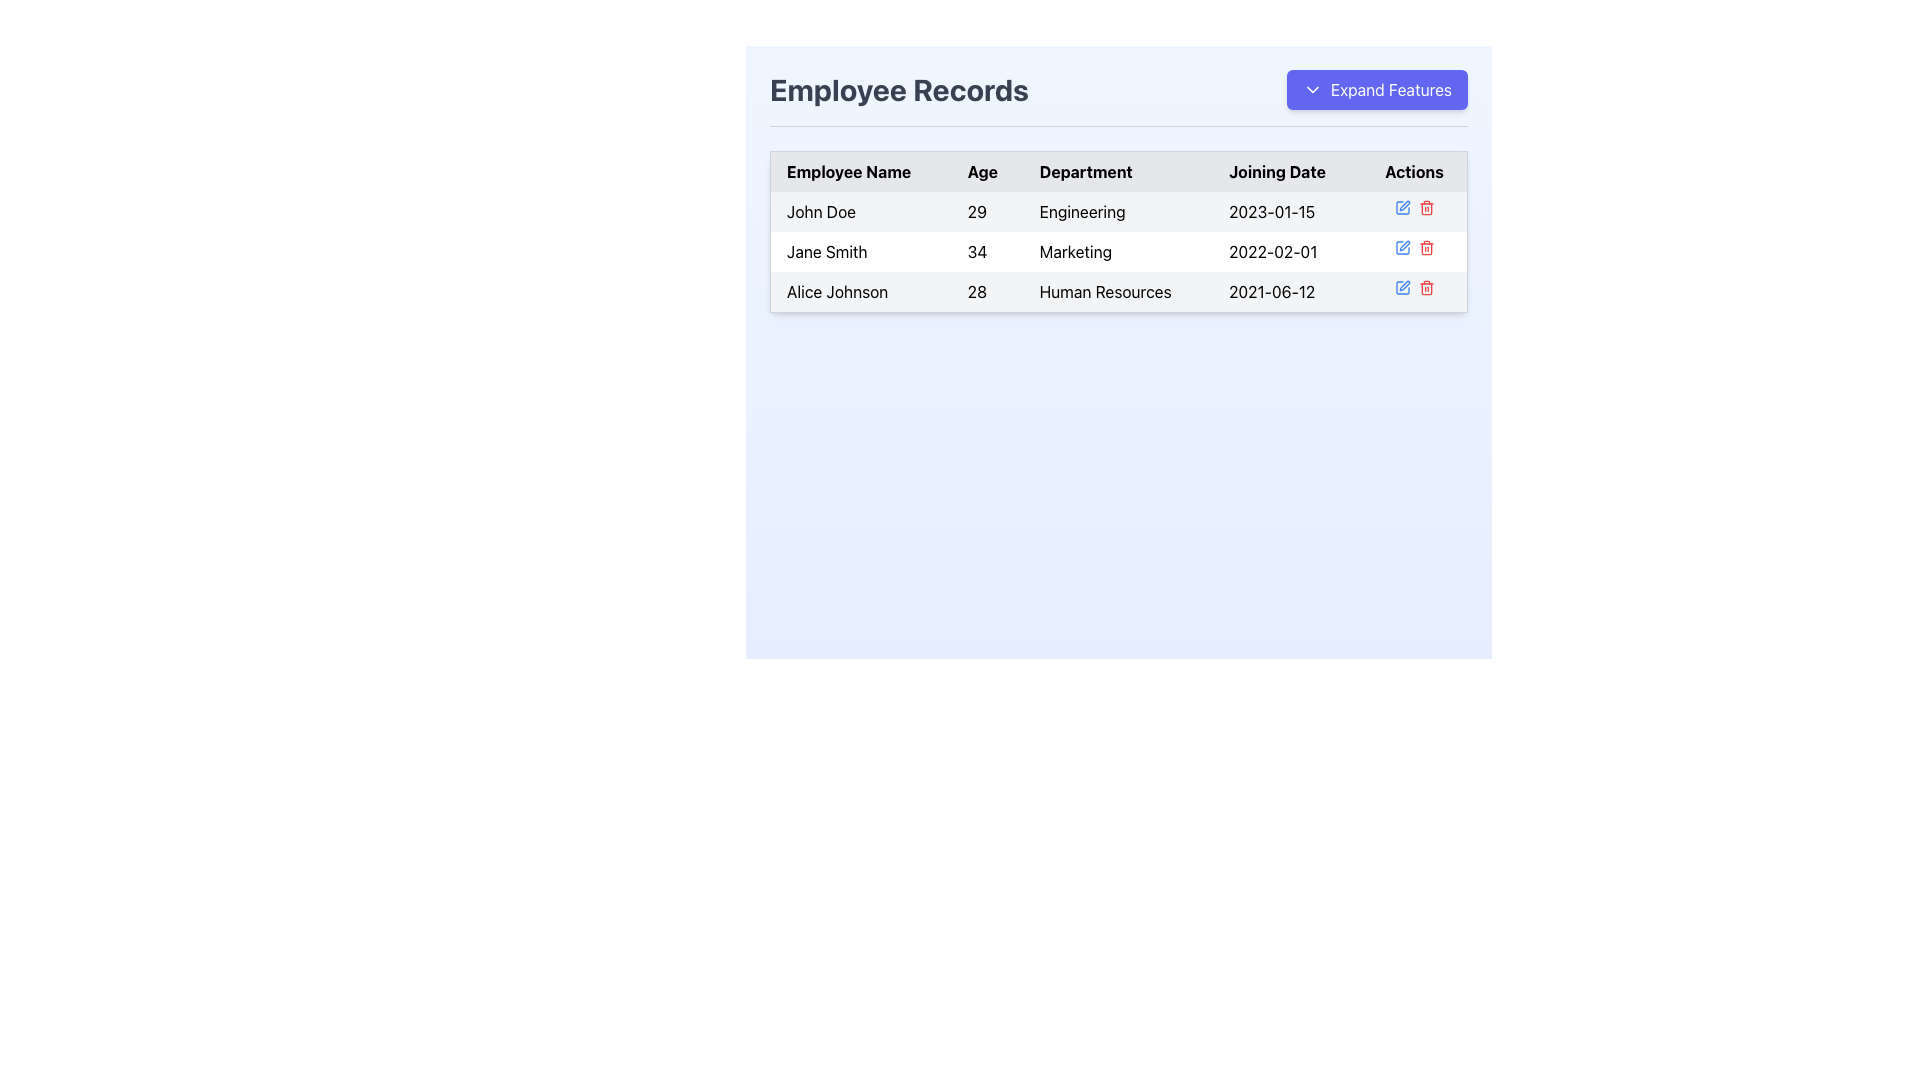 The height and width of the screenshot is (1080, 1920). I want to click on text indicating the purpose of the button located to the right of a dropdown arrow in the top-right section of the interface, so click(1390, 88).